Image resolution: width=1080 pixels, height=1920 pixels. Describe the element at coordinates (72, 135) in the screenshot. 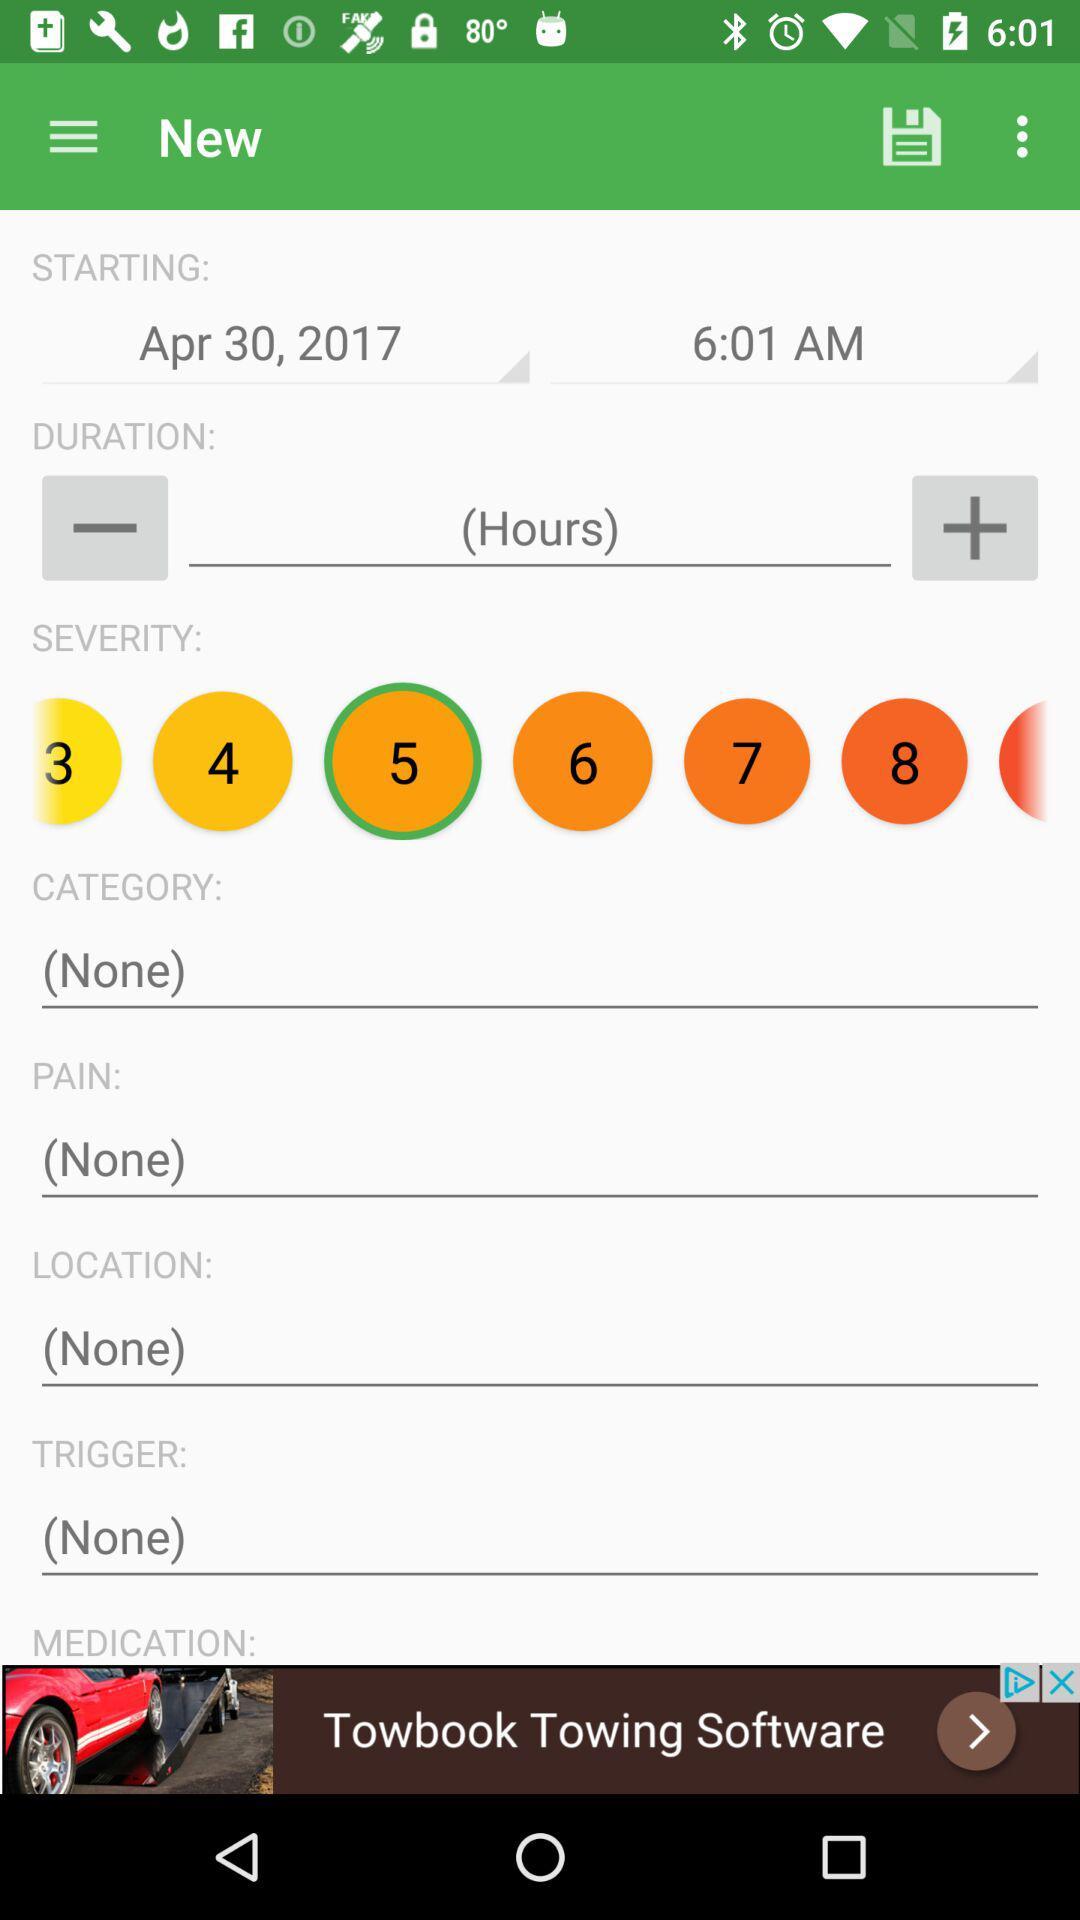

I see `open menu` at that location.